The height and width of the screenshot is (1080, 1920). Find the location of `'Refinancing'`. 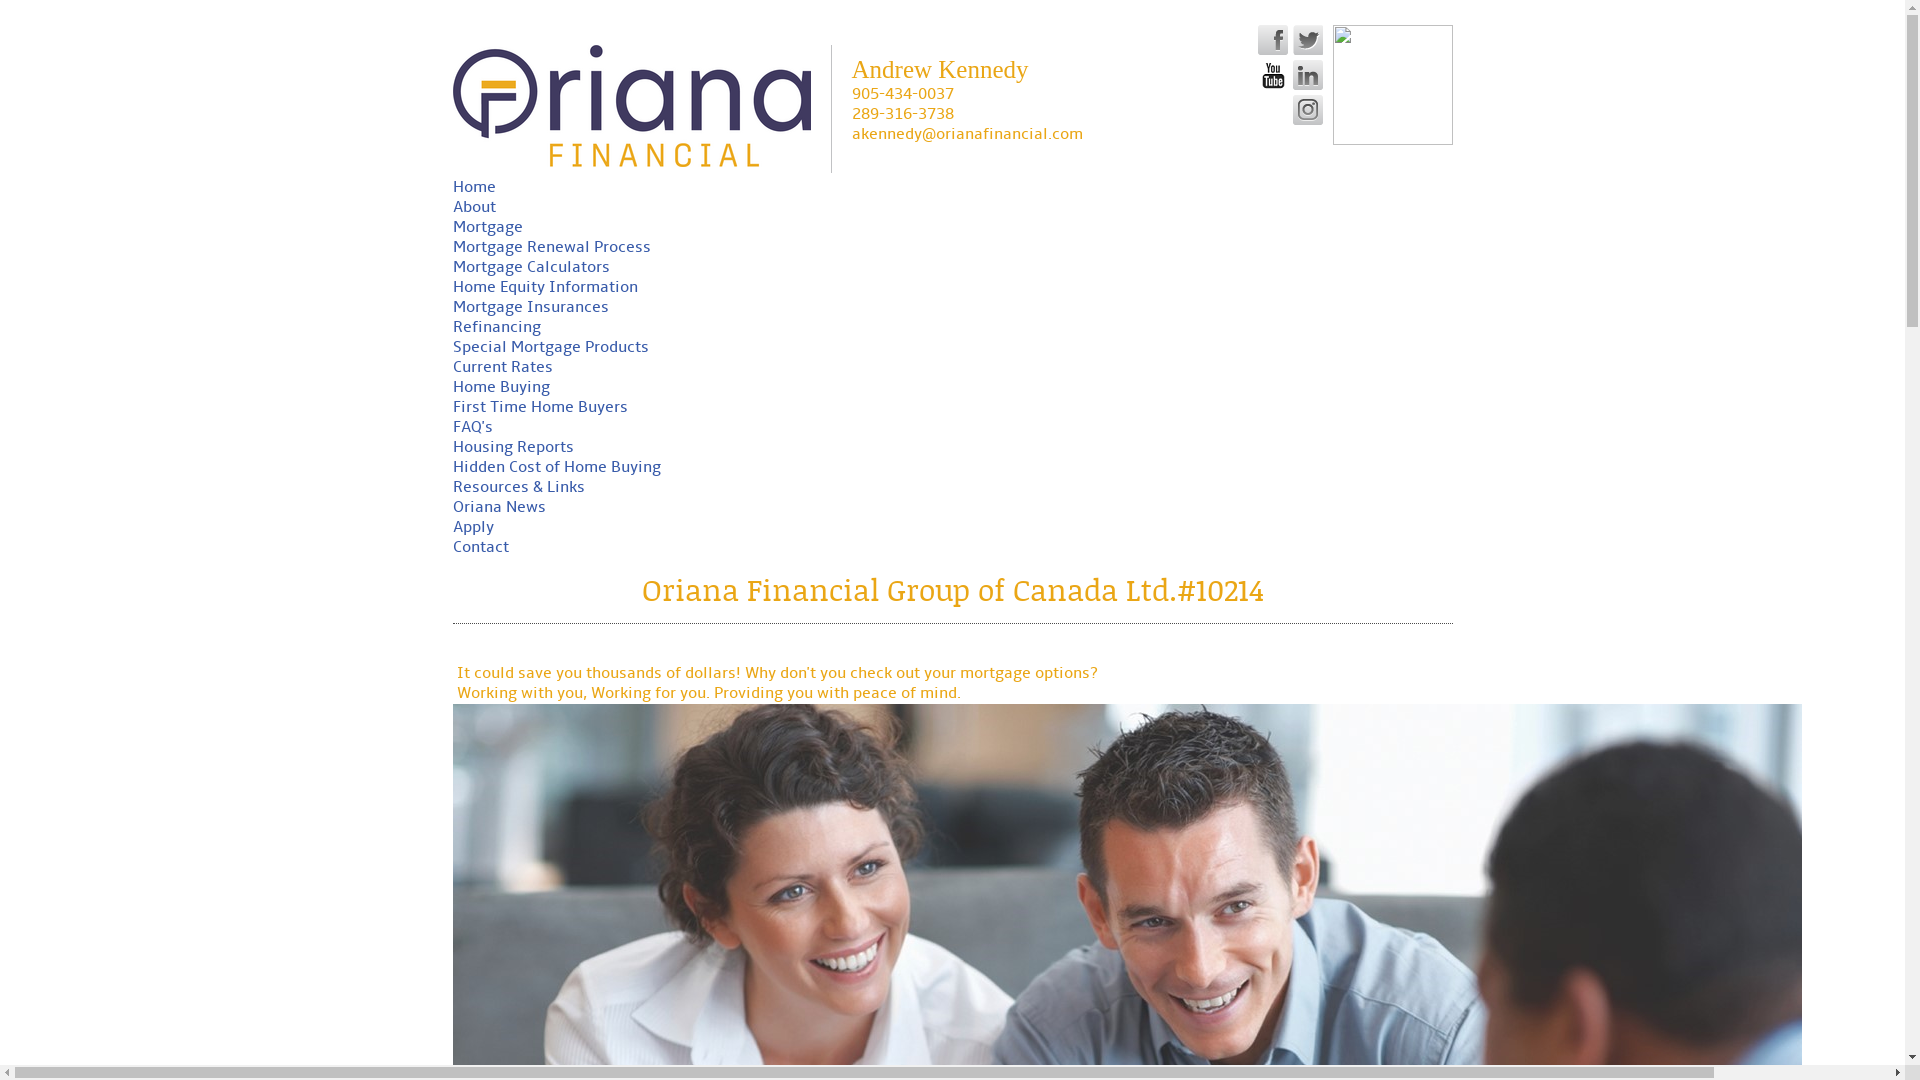

'Refinancing' is located at coordinates (495, 326).